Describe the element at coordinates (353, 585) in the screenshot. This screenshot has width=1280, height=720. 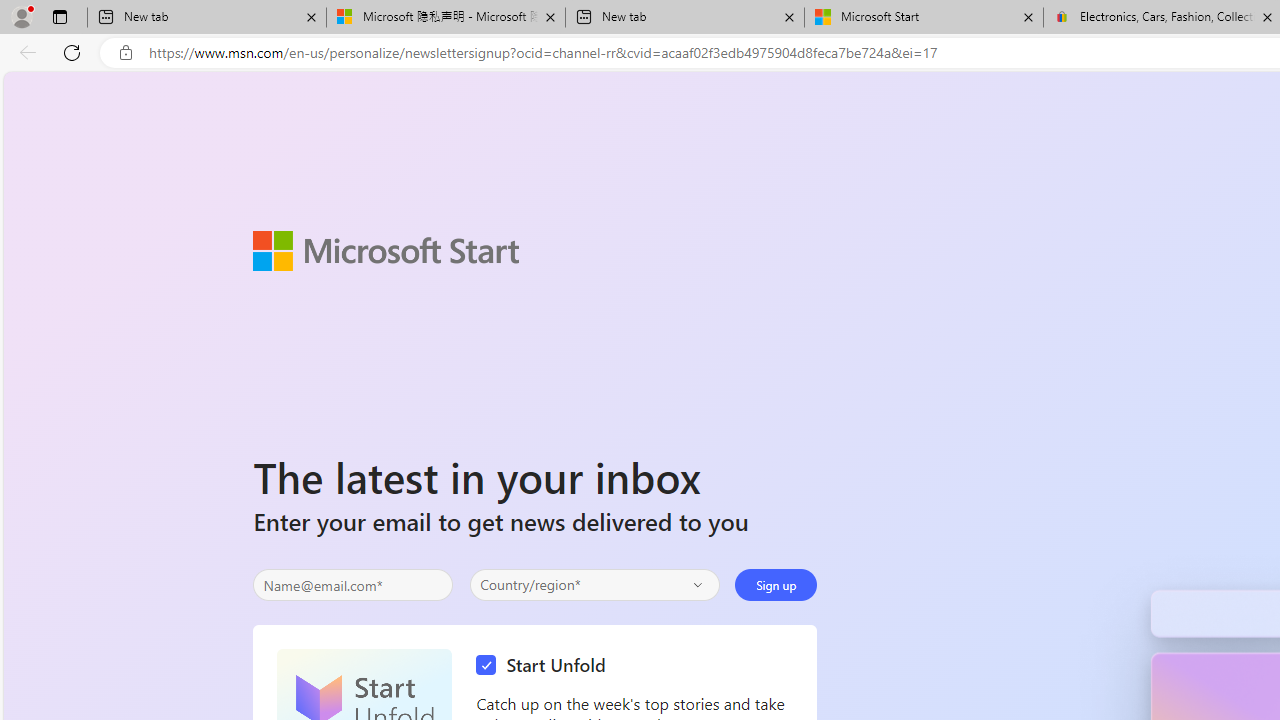
I see `'Enter your email'` at that location.